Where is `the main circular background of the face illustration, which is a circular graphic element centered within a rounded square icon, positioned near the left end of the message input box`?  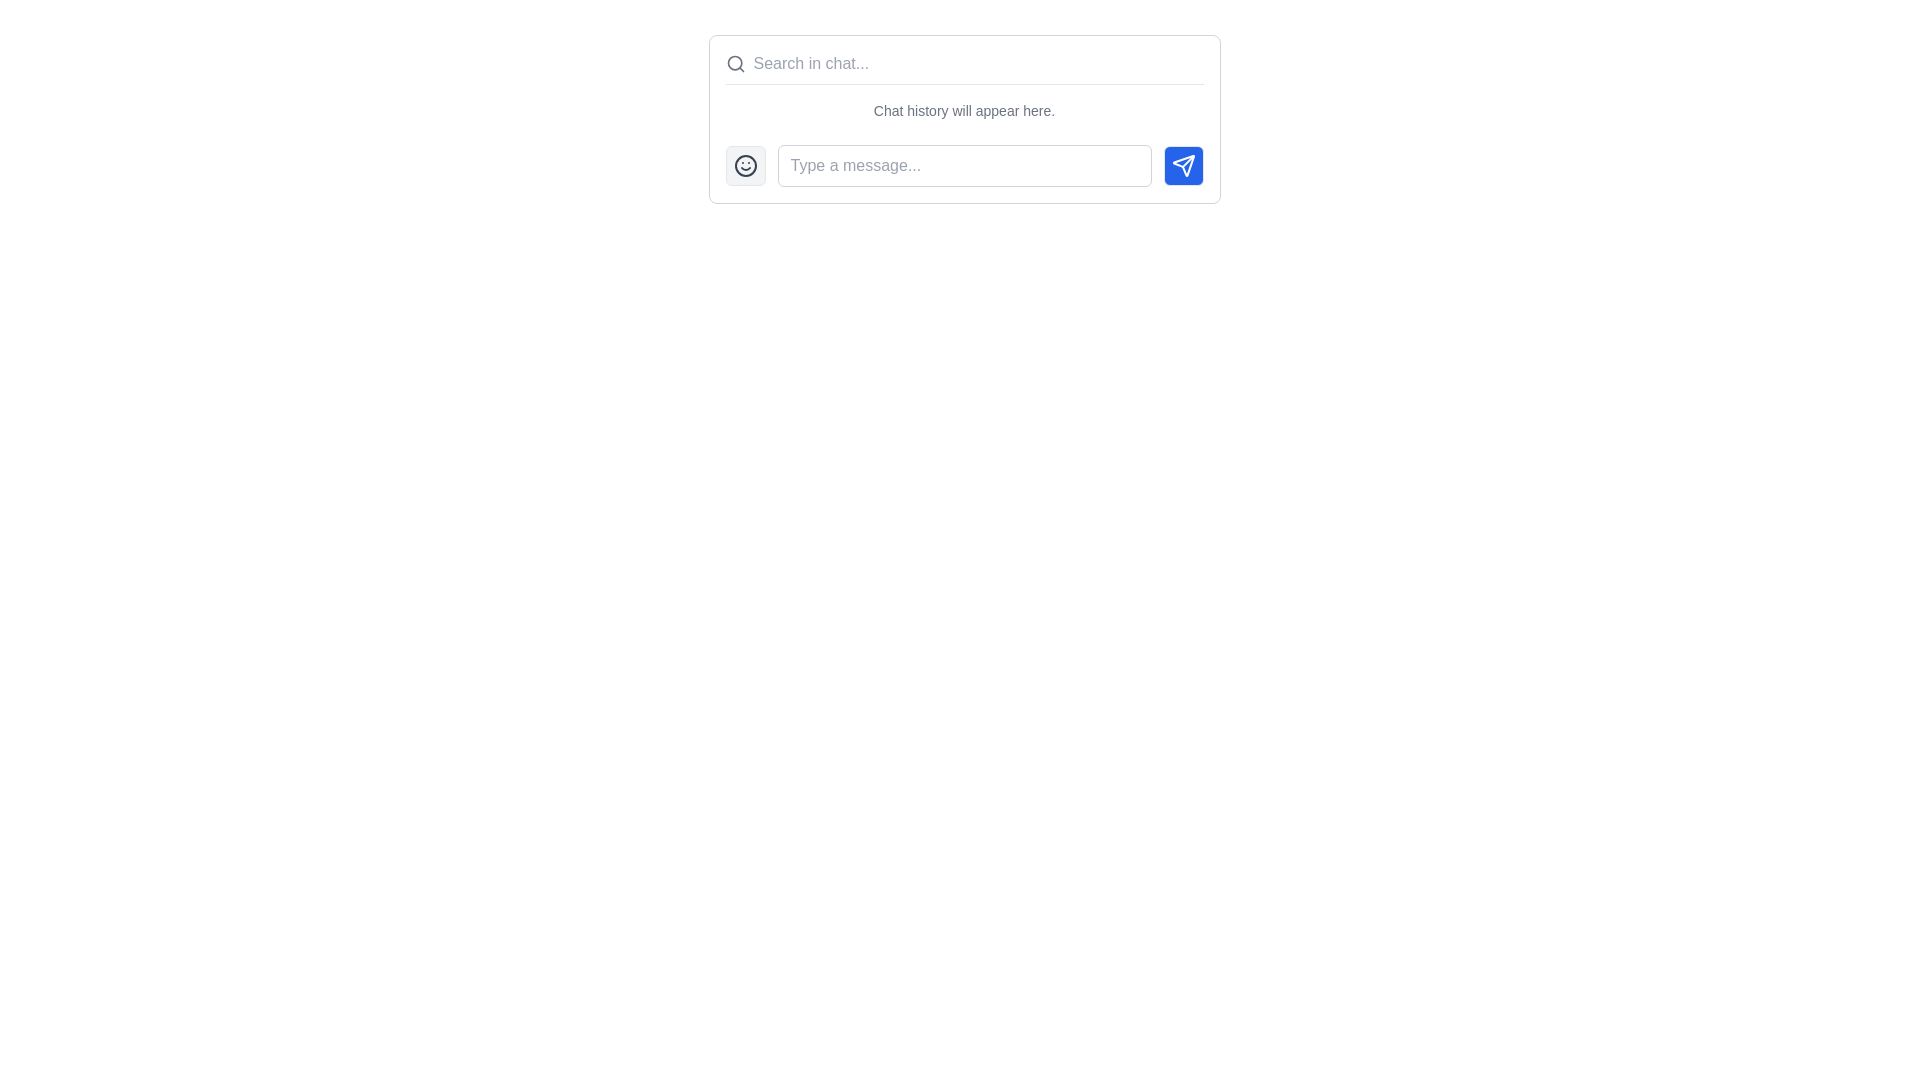 the main circular background of the face illustration, which is a circular graphic element centered within a rounded square icon, positioned near the left end of the message input box is located at coordinates (744, 164).